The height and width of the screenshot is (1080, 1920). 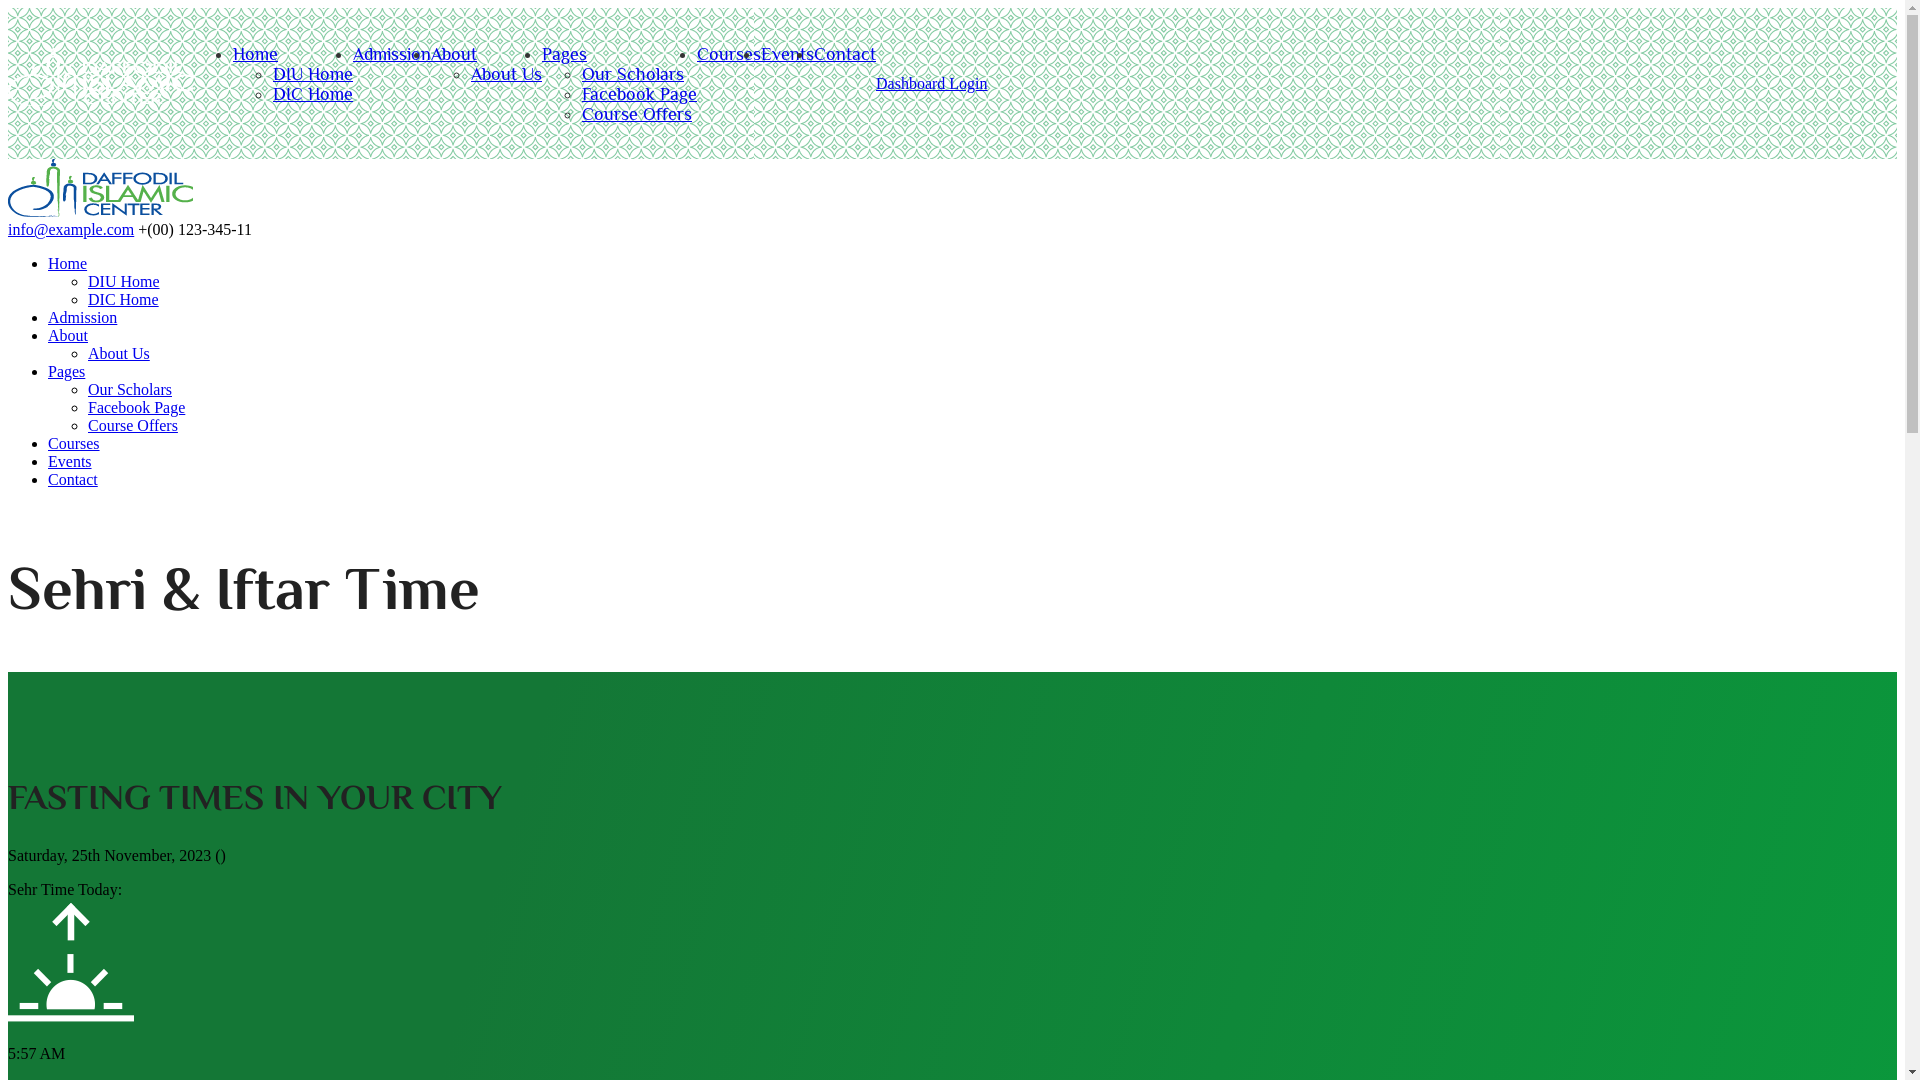 I want to click on 'About', so click(x=453, y=53).